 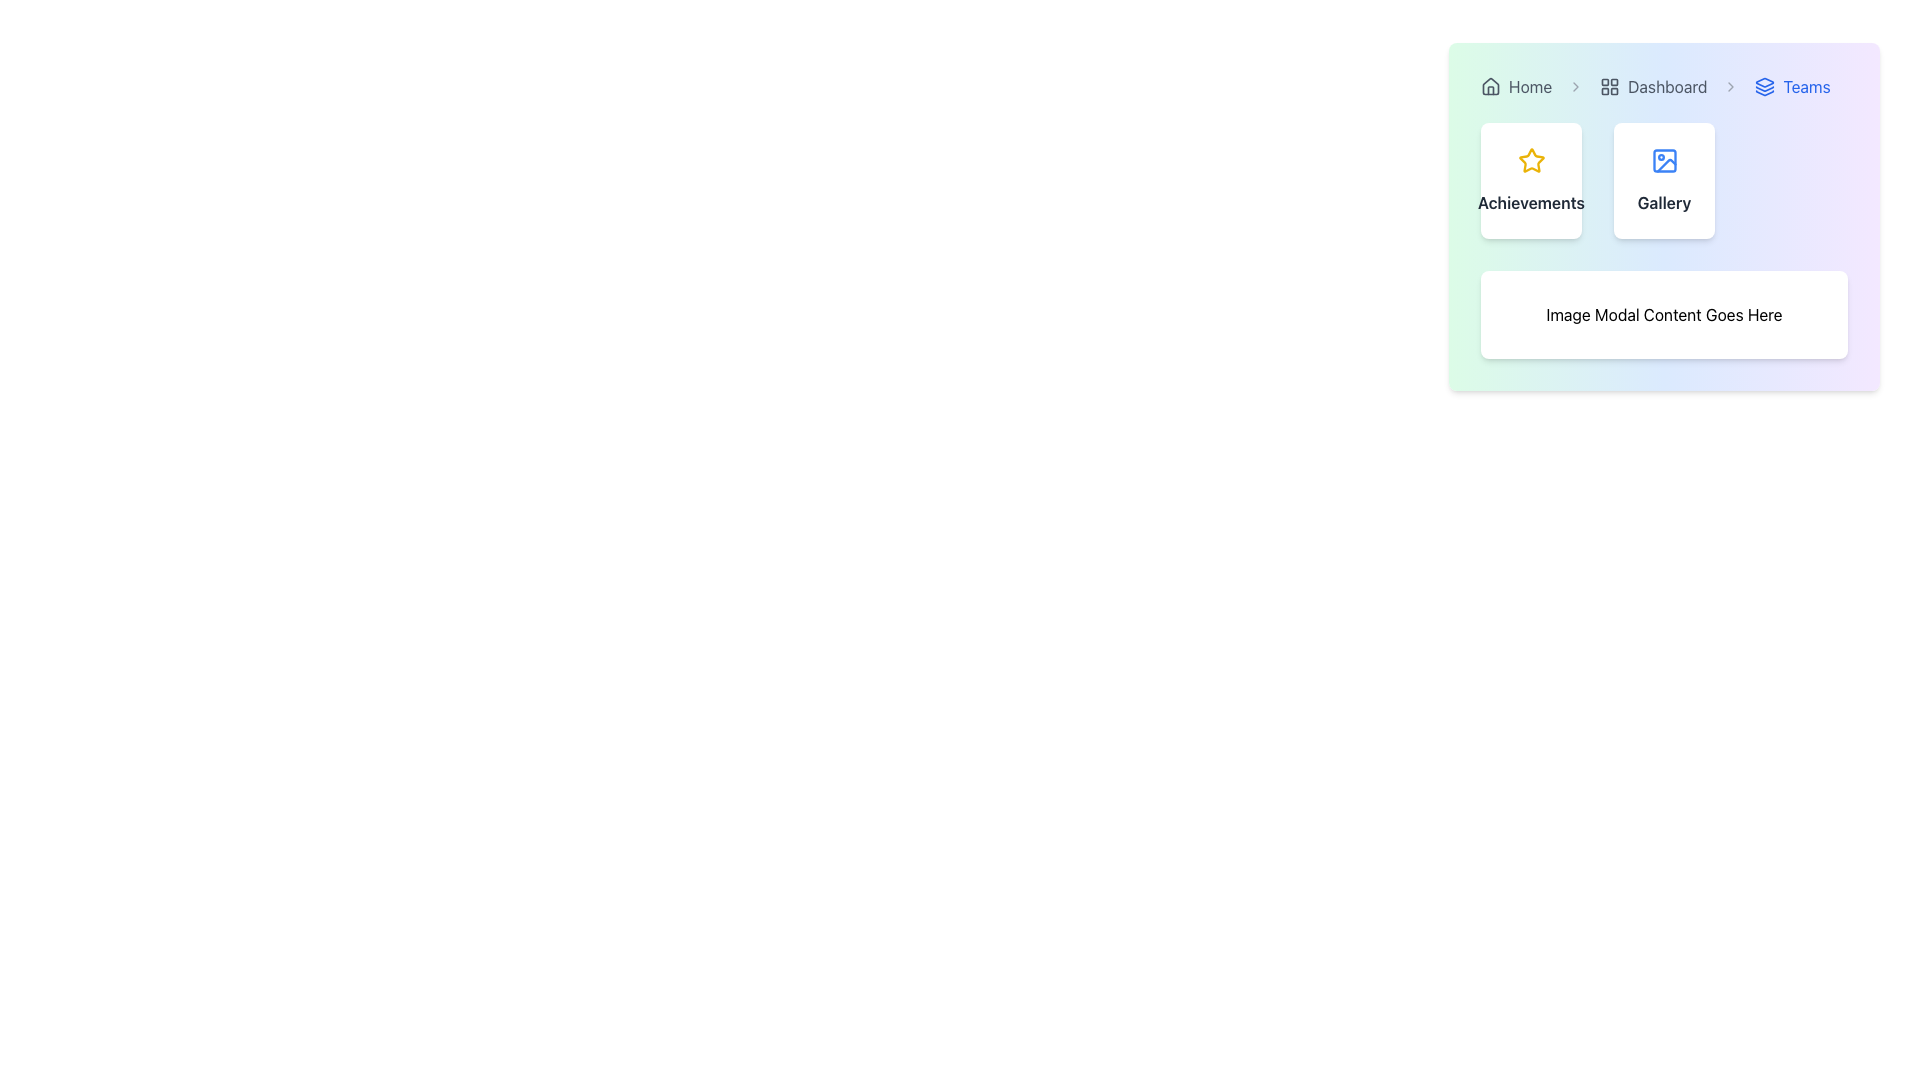 I want to click on the 'Home' navigation link, which is the first item in the breadcrumb navigation bar, so click(x=1516, y=86).